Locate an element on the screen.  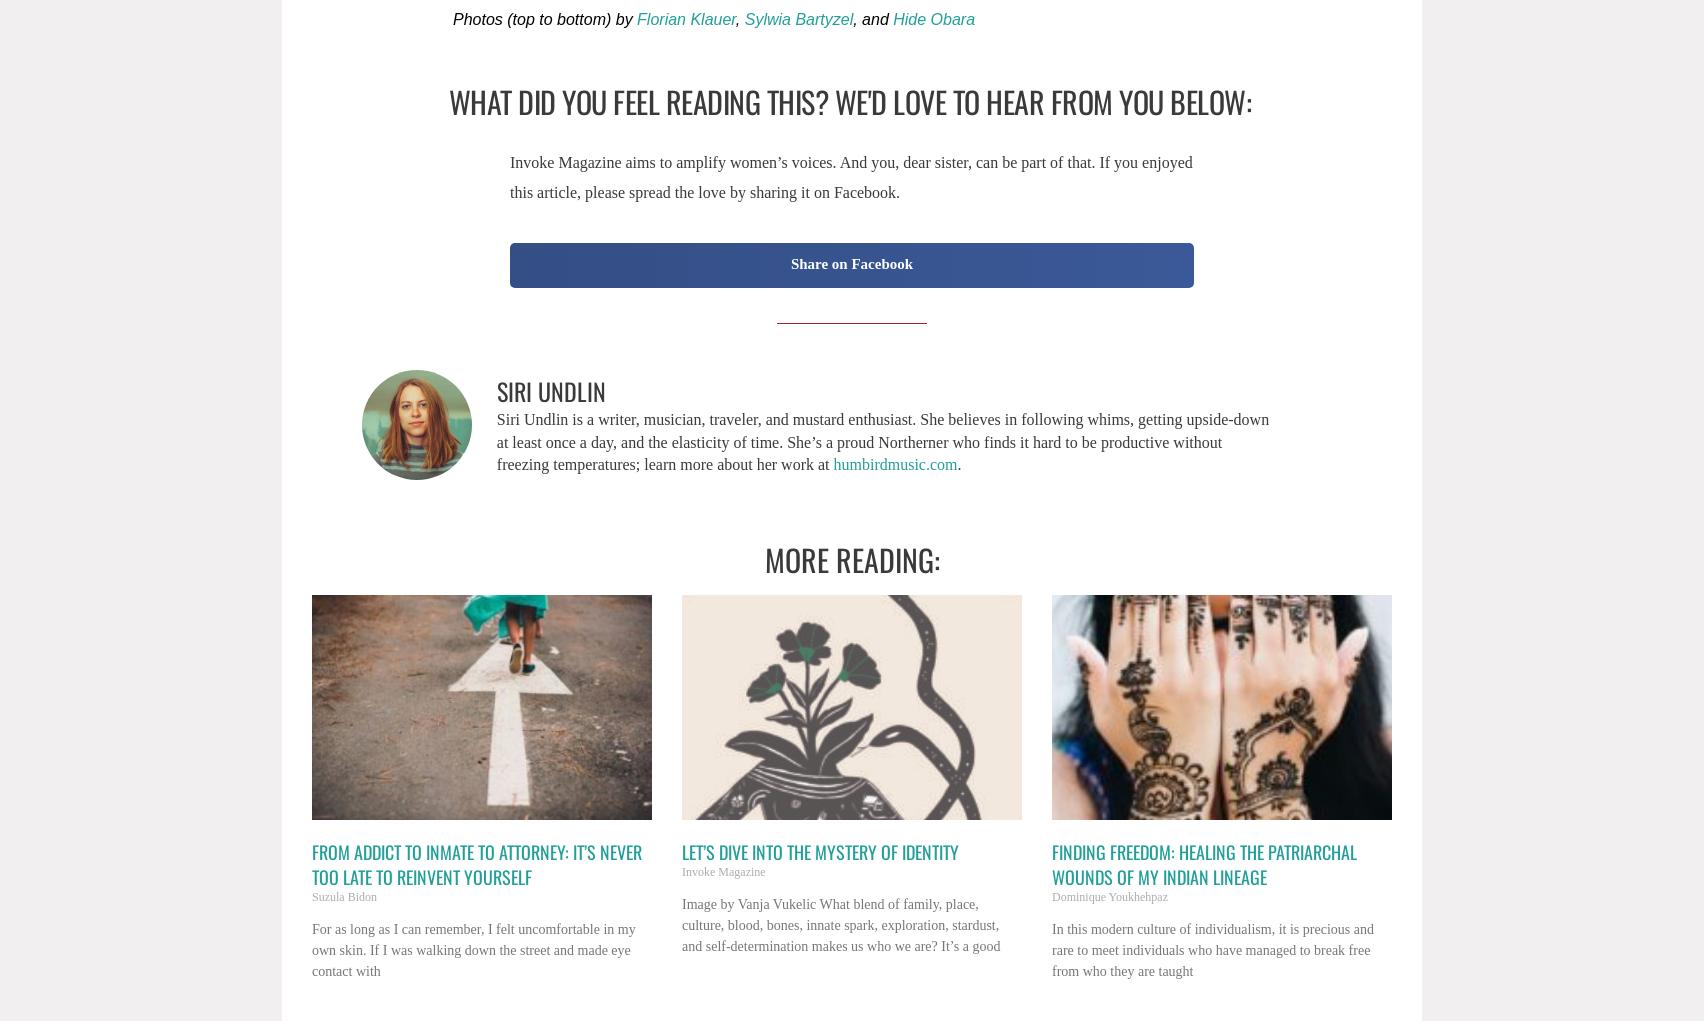
'Photos (top to bottom) by' is located at coordinates (544, 18).